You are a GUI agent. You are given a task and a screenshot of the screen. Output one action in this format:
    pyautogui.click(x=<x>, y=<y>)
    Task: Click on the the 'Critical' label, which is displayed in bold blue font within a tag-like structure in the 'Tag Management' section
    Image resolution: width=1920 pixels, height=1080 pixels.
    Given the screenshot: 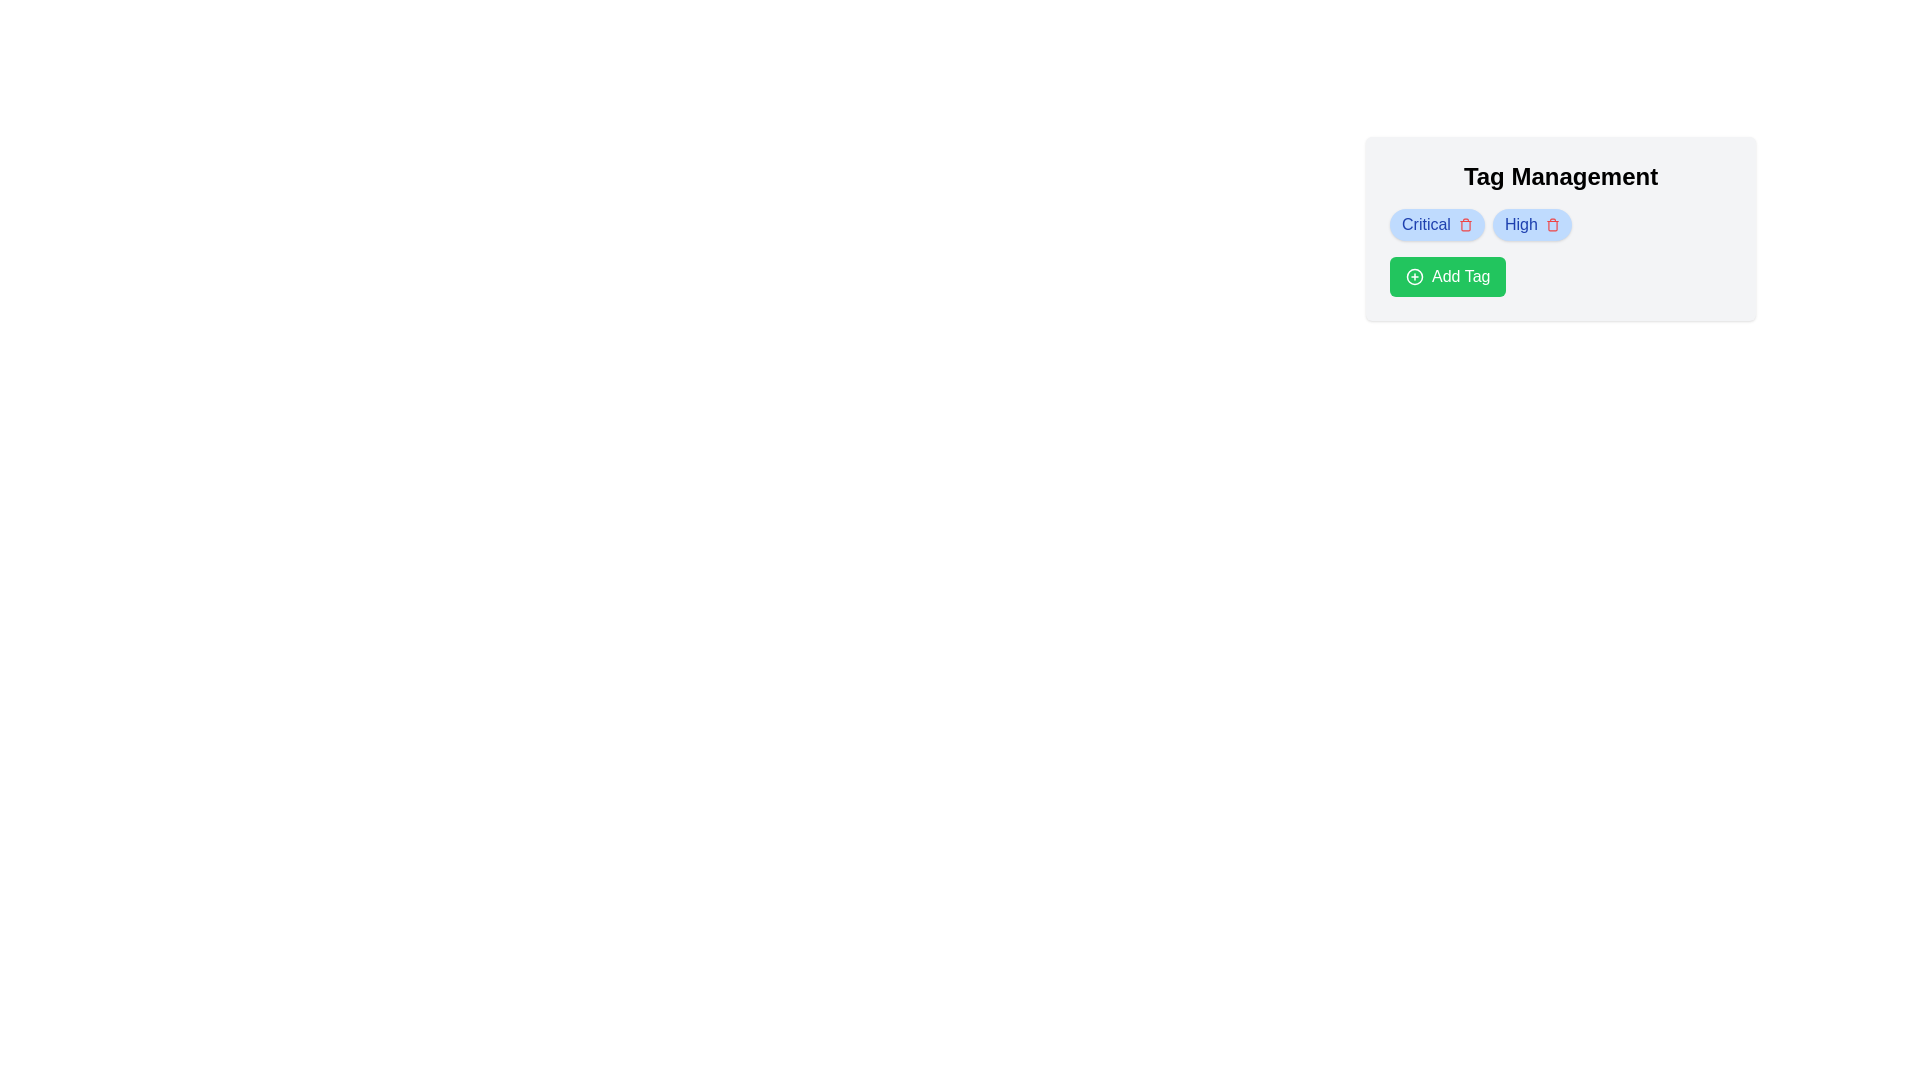 What is the action you would take?
    pyautogui.click(x=1425, y=224)
    